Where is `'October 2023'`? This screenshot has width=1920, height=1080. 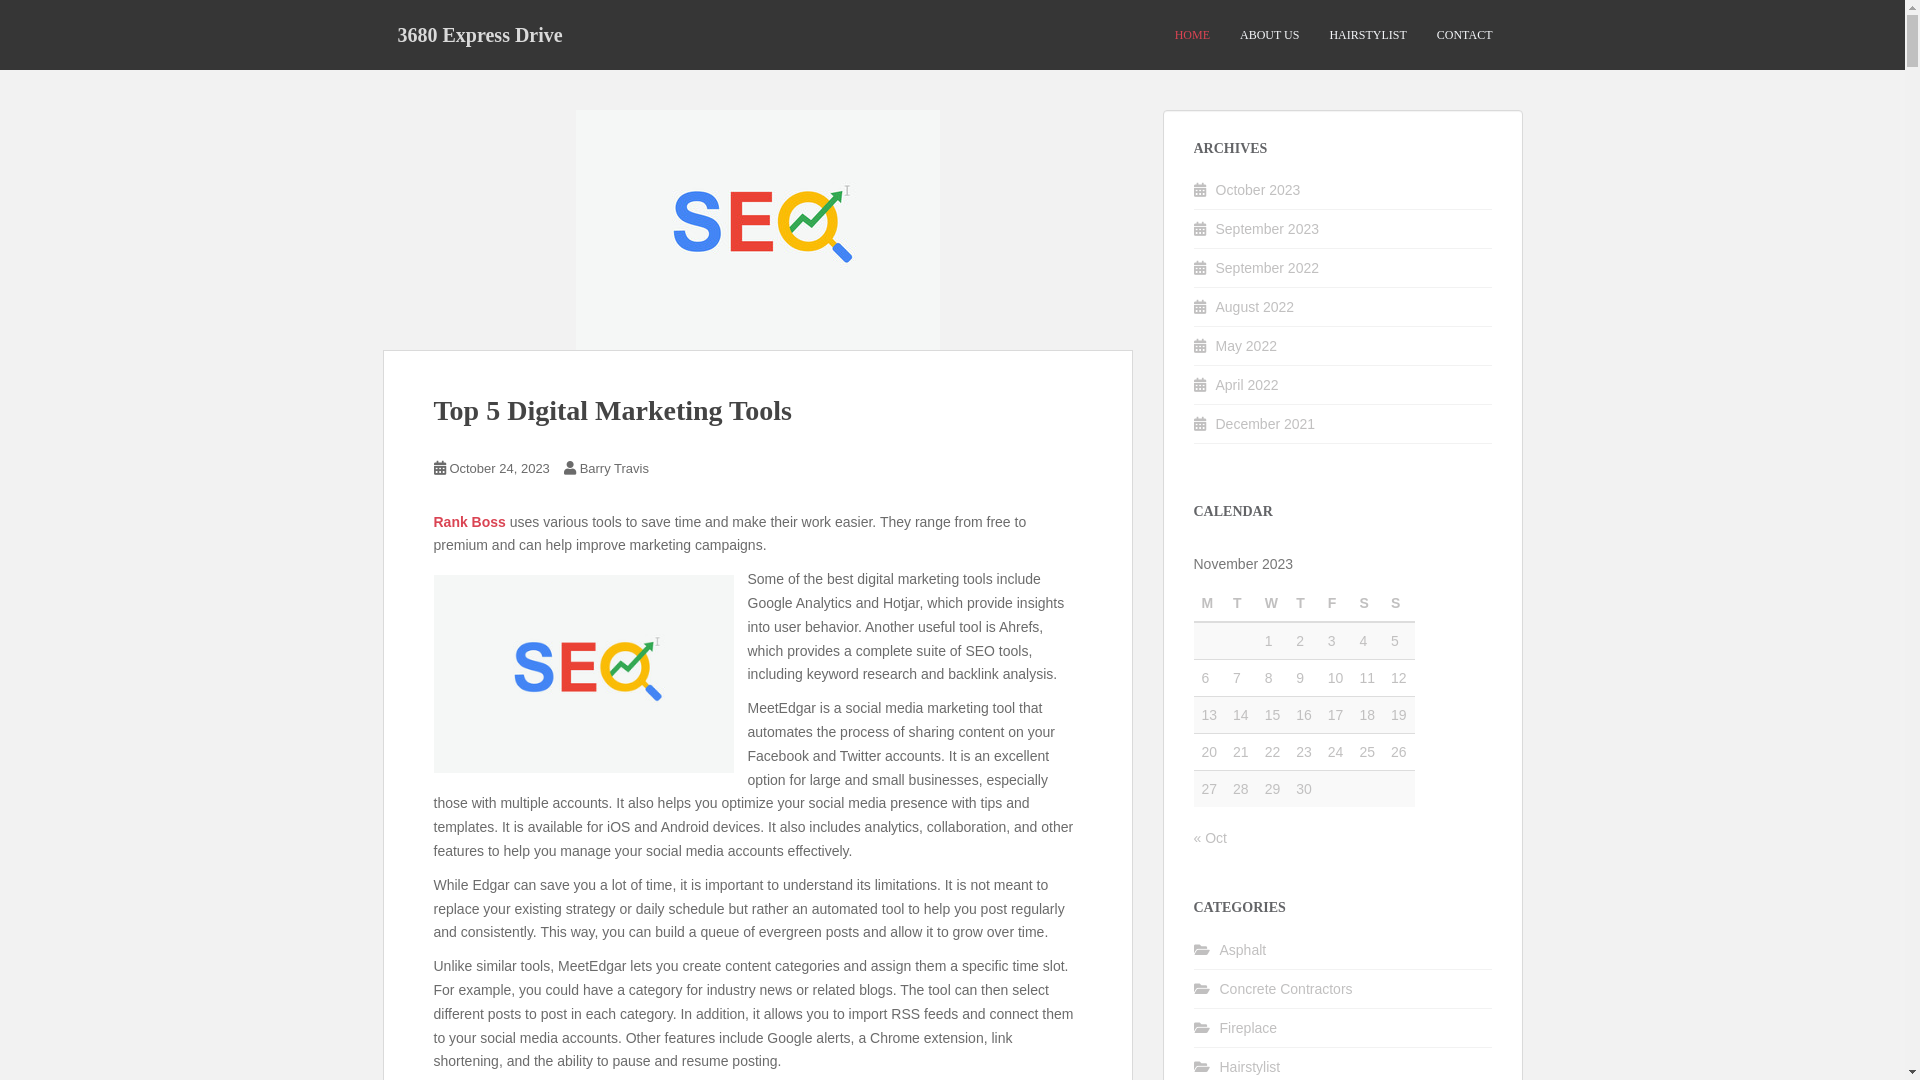 'October 2023' is located at coordinates (1257, 189).